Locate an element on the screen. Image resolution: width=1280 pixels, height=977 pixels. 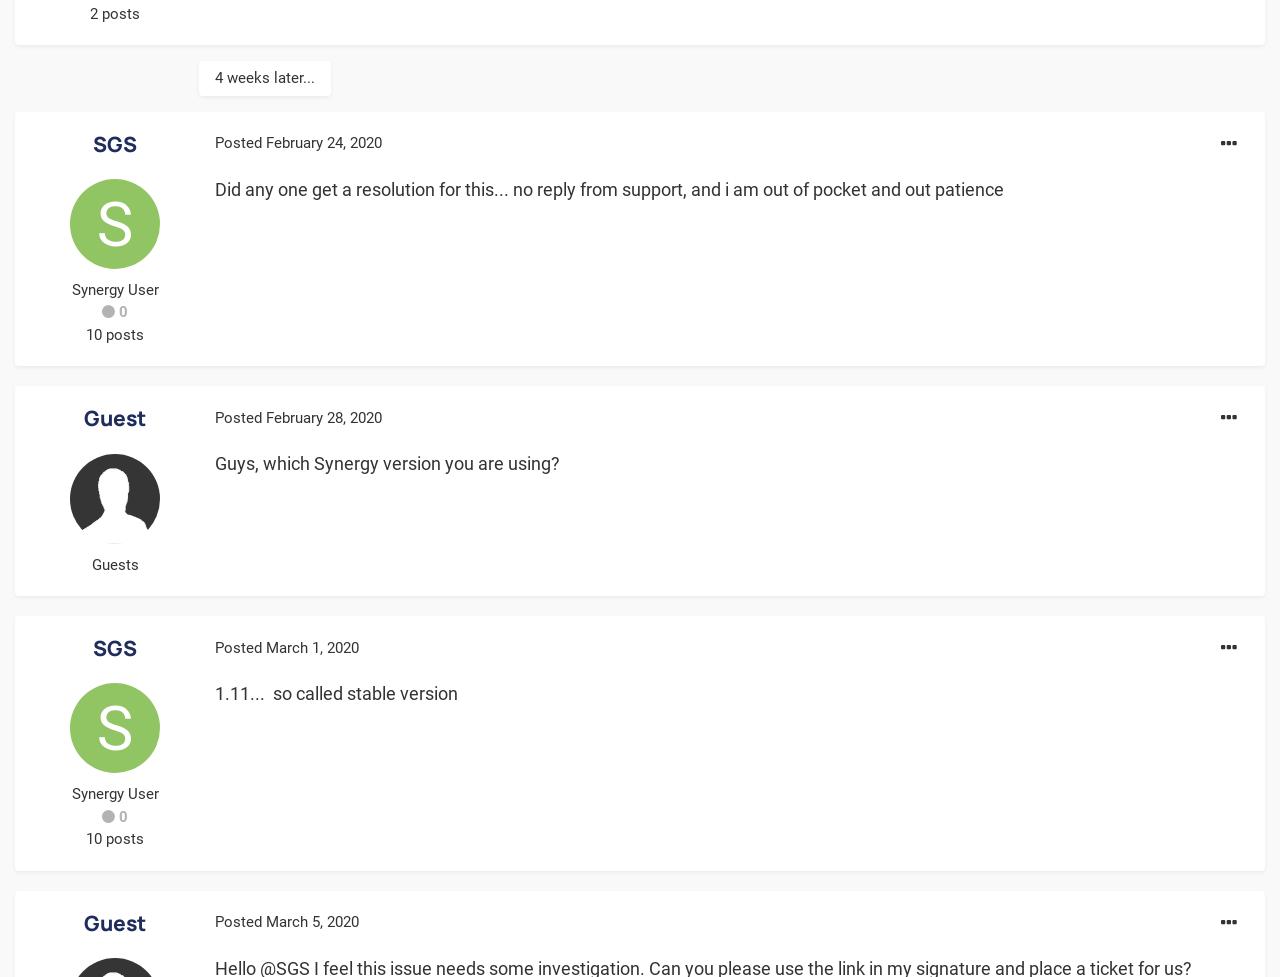
'1.11...  so called stable version' is located at coordinates (336, 693).